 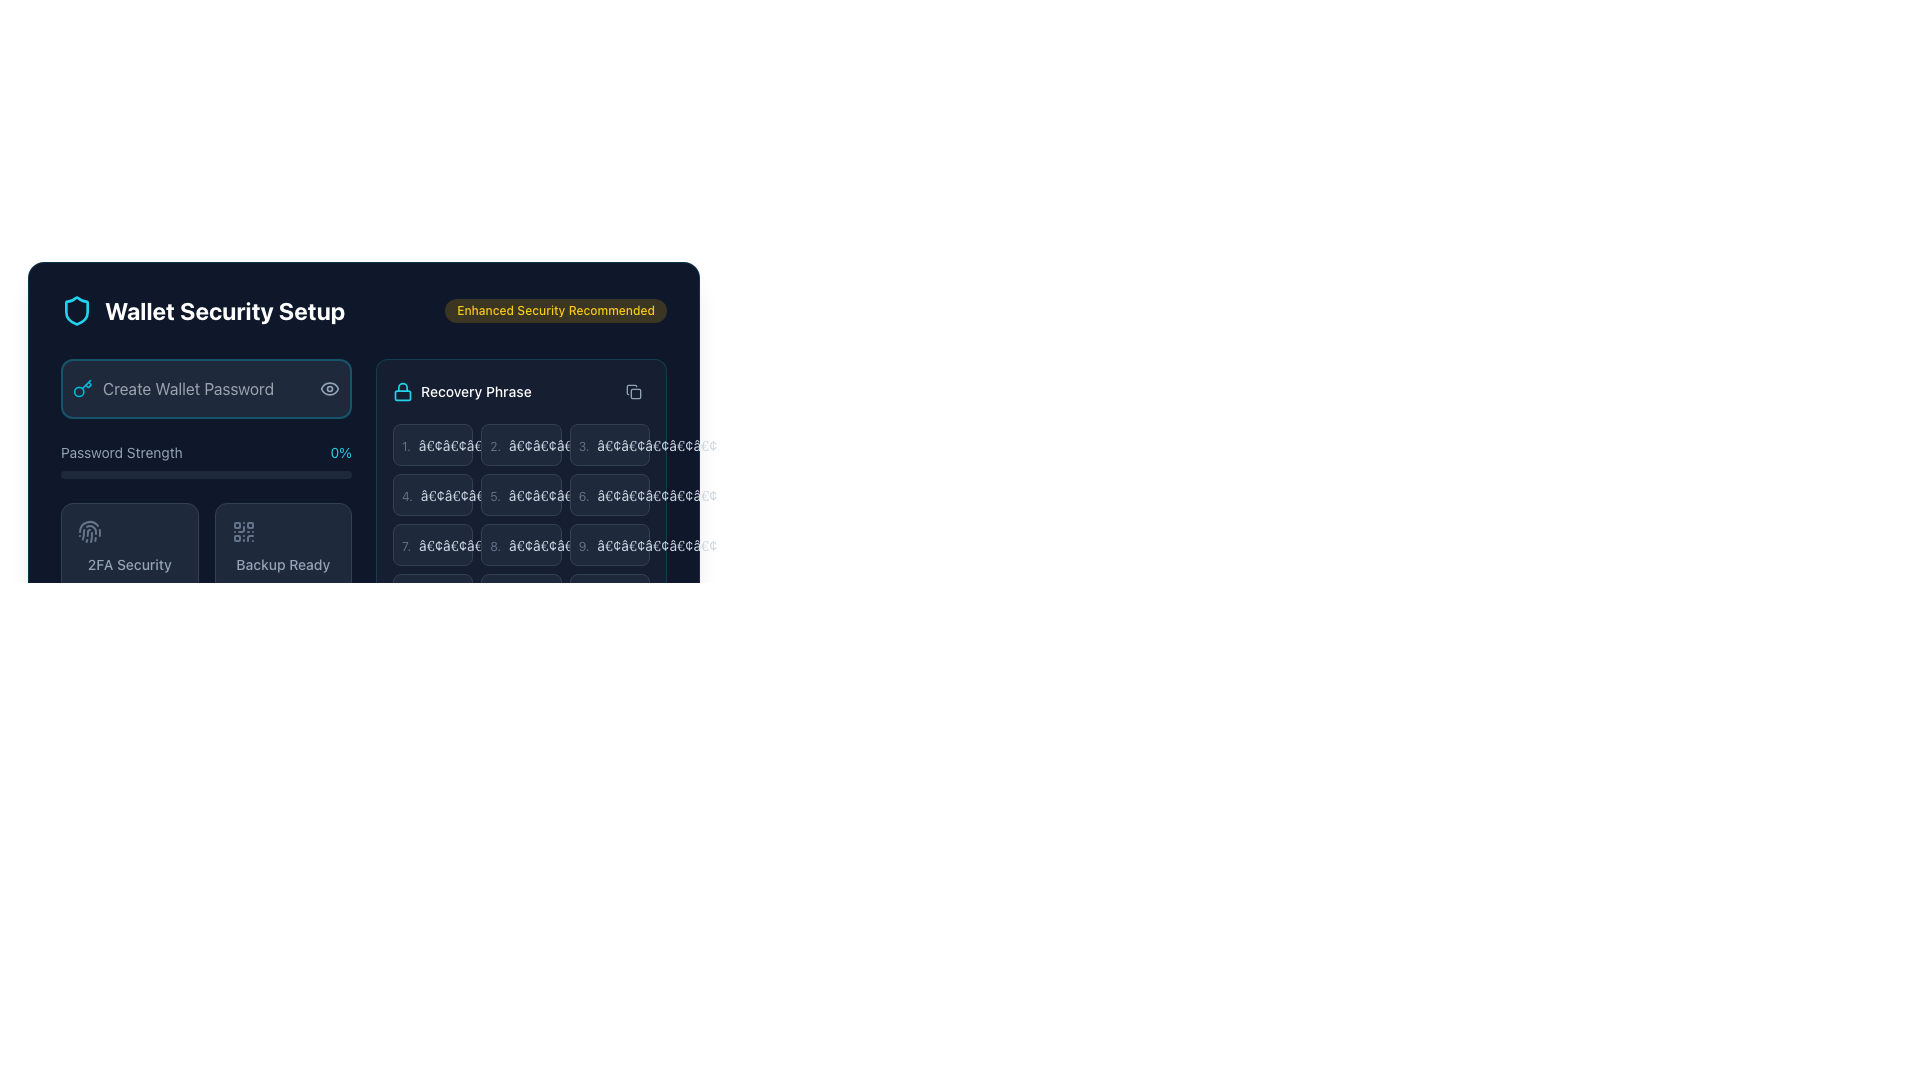 What do you see at coordinates (406, 495) in the screenshot?
I see `the text label displaying the number '4.' in light gray color, which is part of the 'Recovery Phrase' section and represents the fourth item in the list` at bounding box center [406, 495].